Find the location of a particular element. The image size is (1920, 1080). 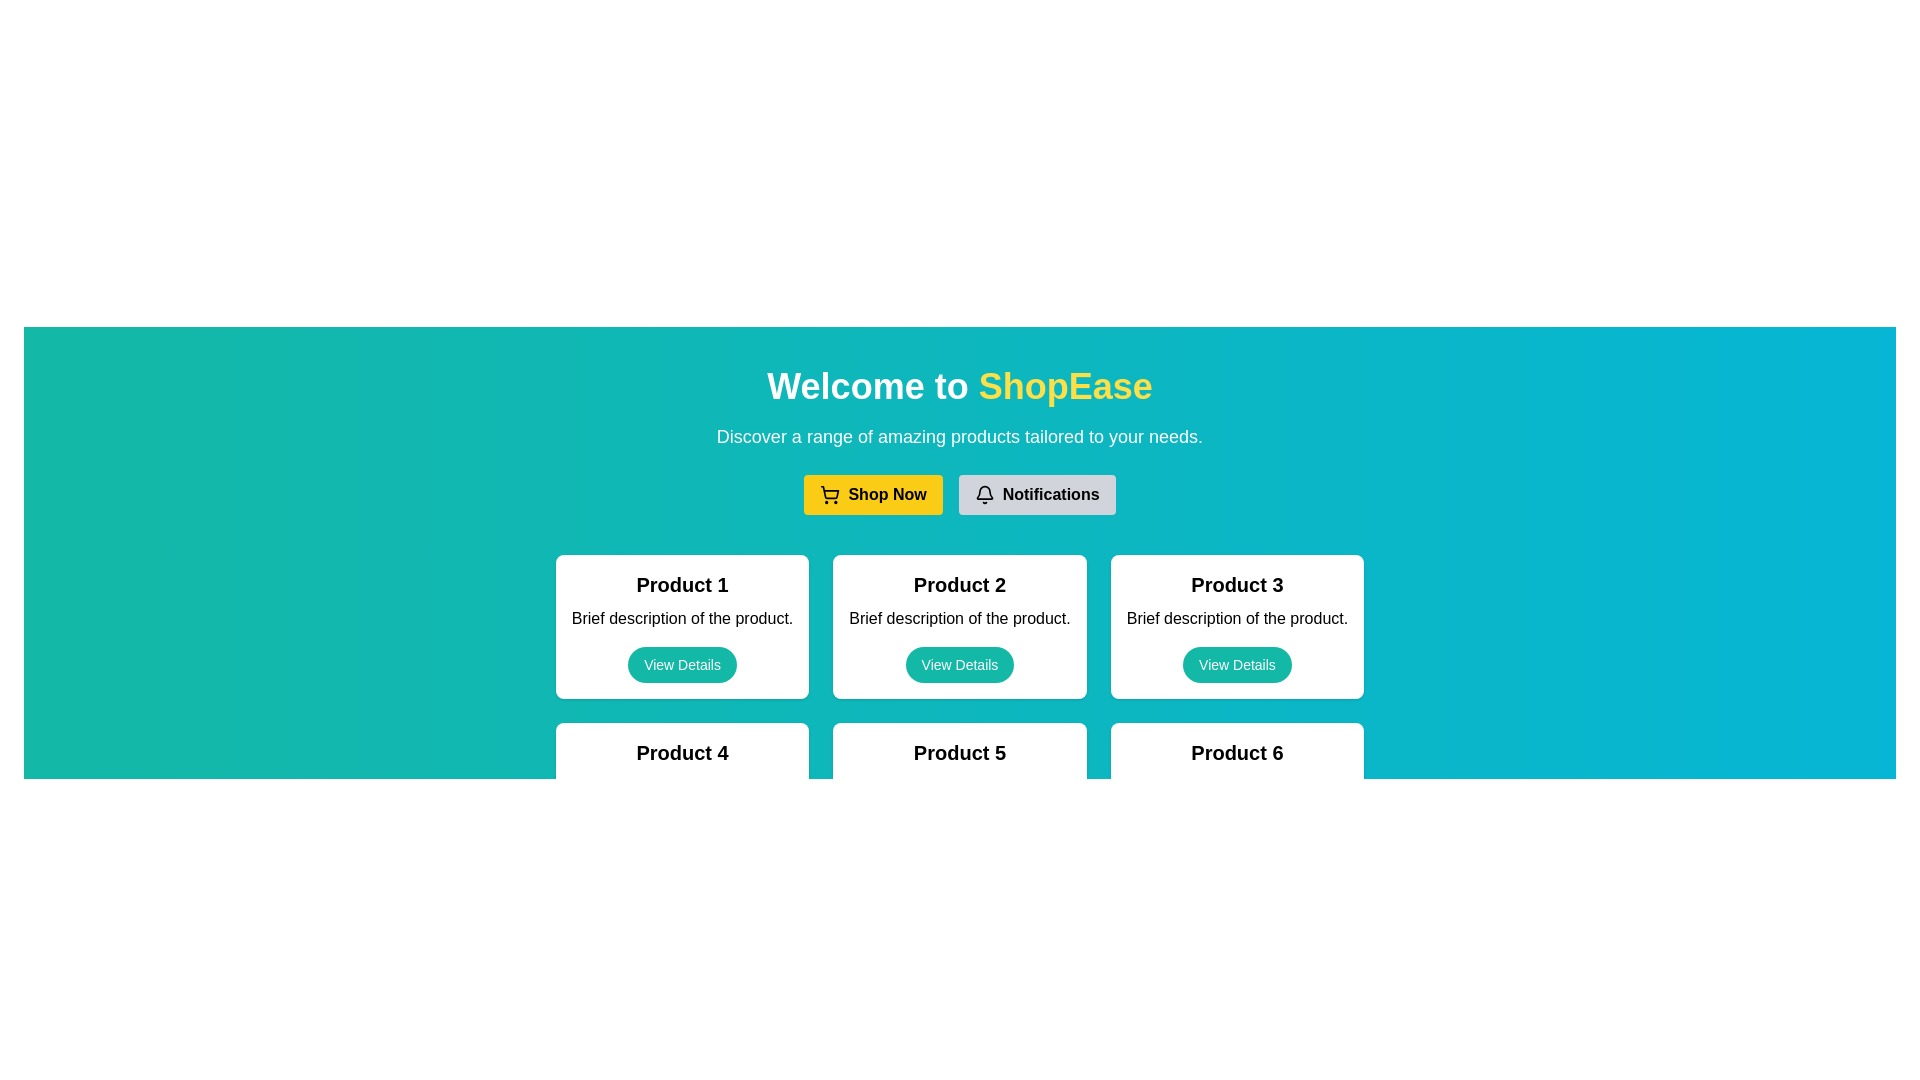

the text display that provides a brief description of Product 3, positioned below the title 'Product 3' and above the 'View Details' button is located at coordinates (1236, 617).